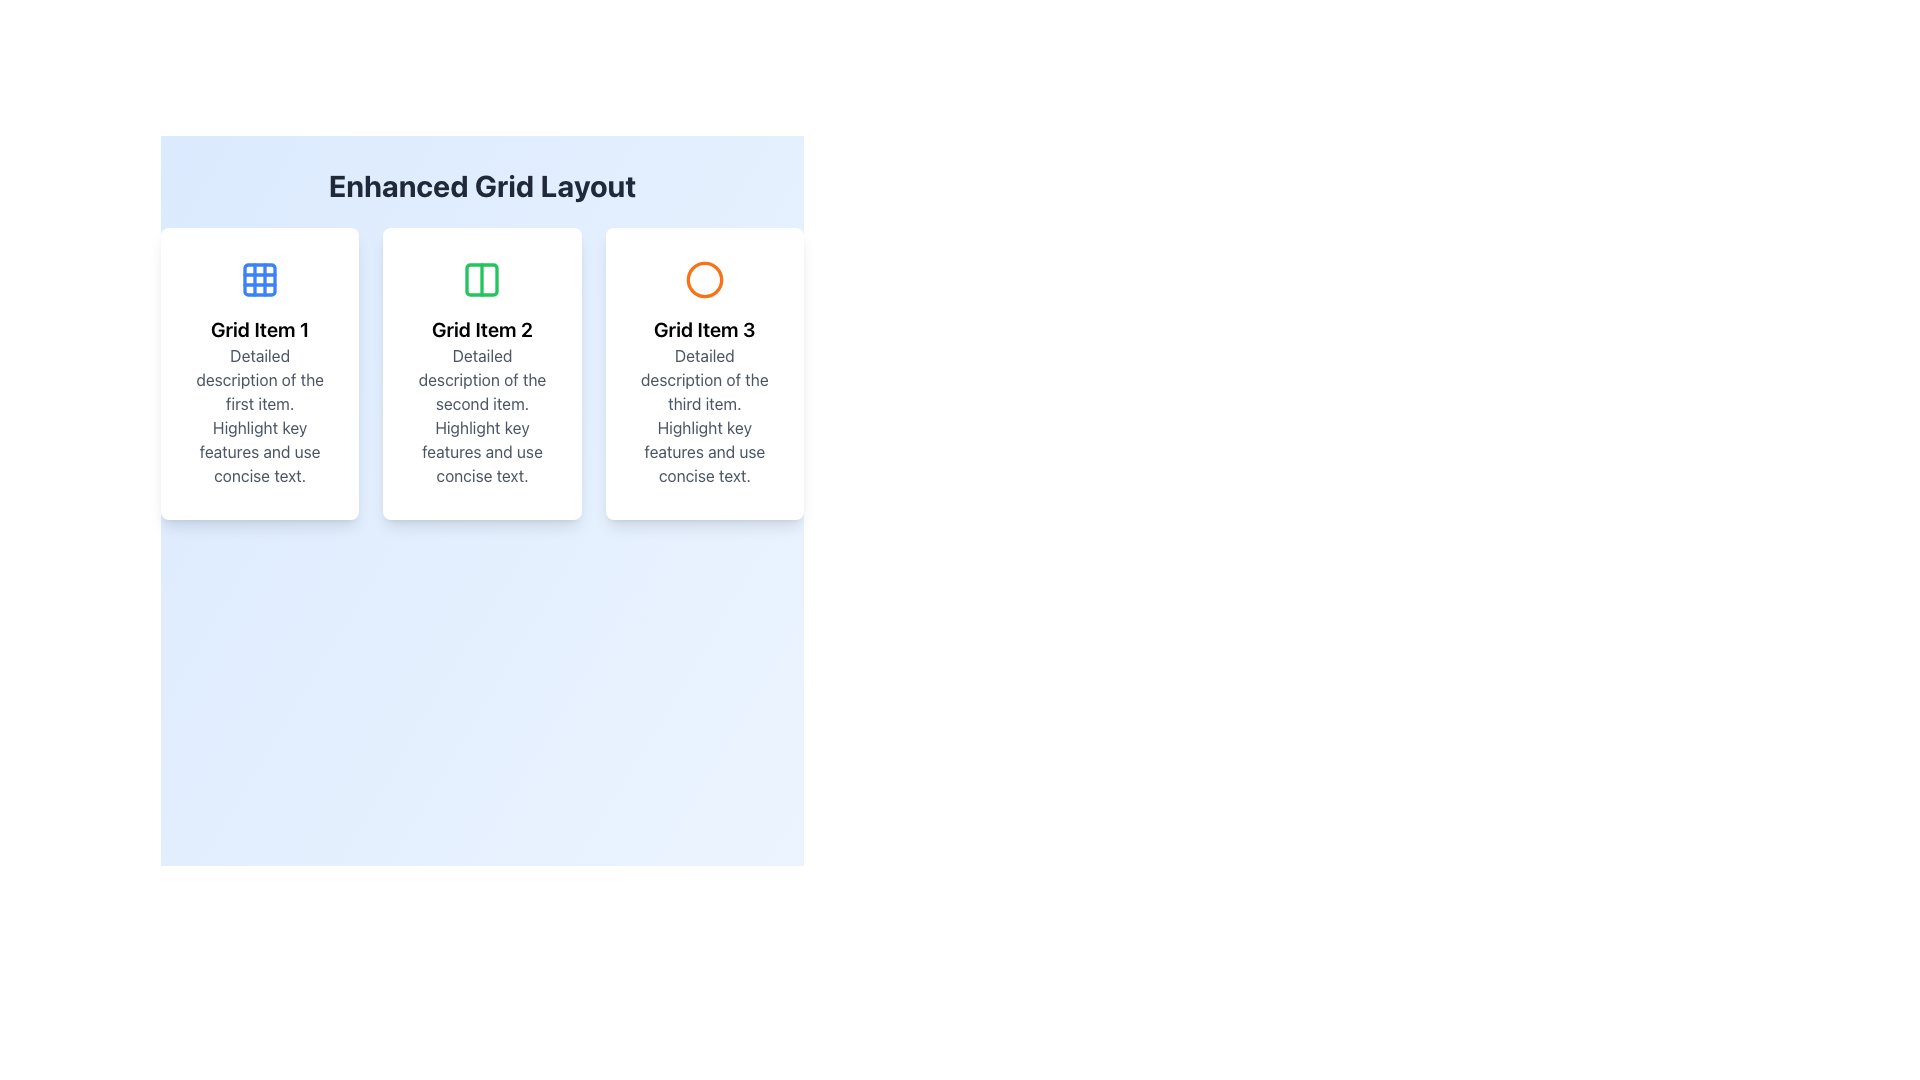 Image resolution: width=1920 pixels, height=1080 pixels. I want to click on the Icon located at the topmost position within the 'Grid Item 2' section, which visually represents a category or type, so click(482, 280).